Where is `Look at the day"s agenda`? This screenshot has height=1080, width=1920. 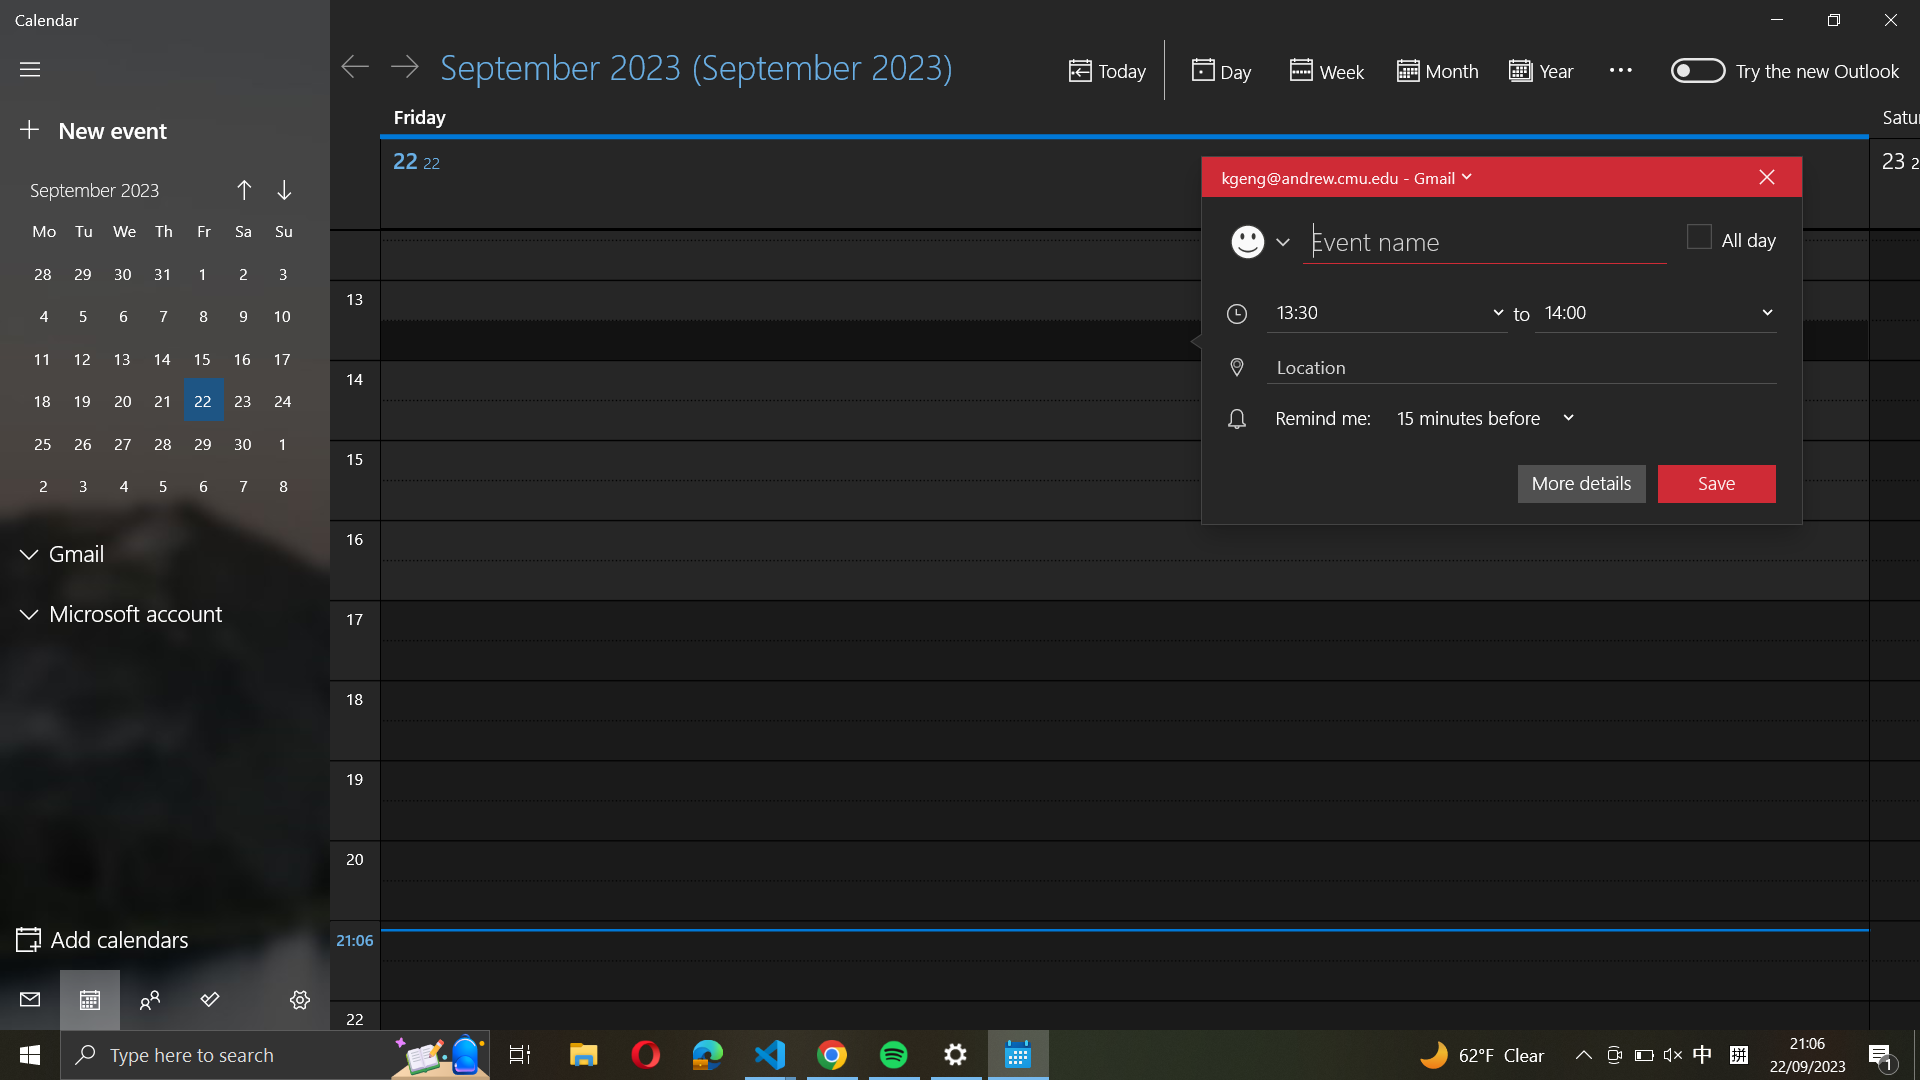
Look at the day"s agenda is located at coordinates (1220, 69).